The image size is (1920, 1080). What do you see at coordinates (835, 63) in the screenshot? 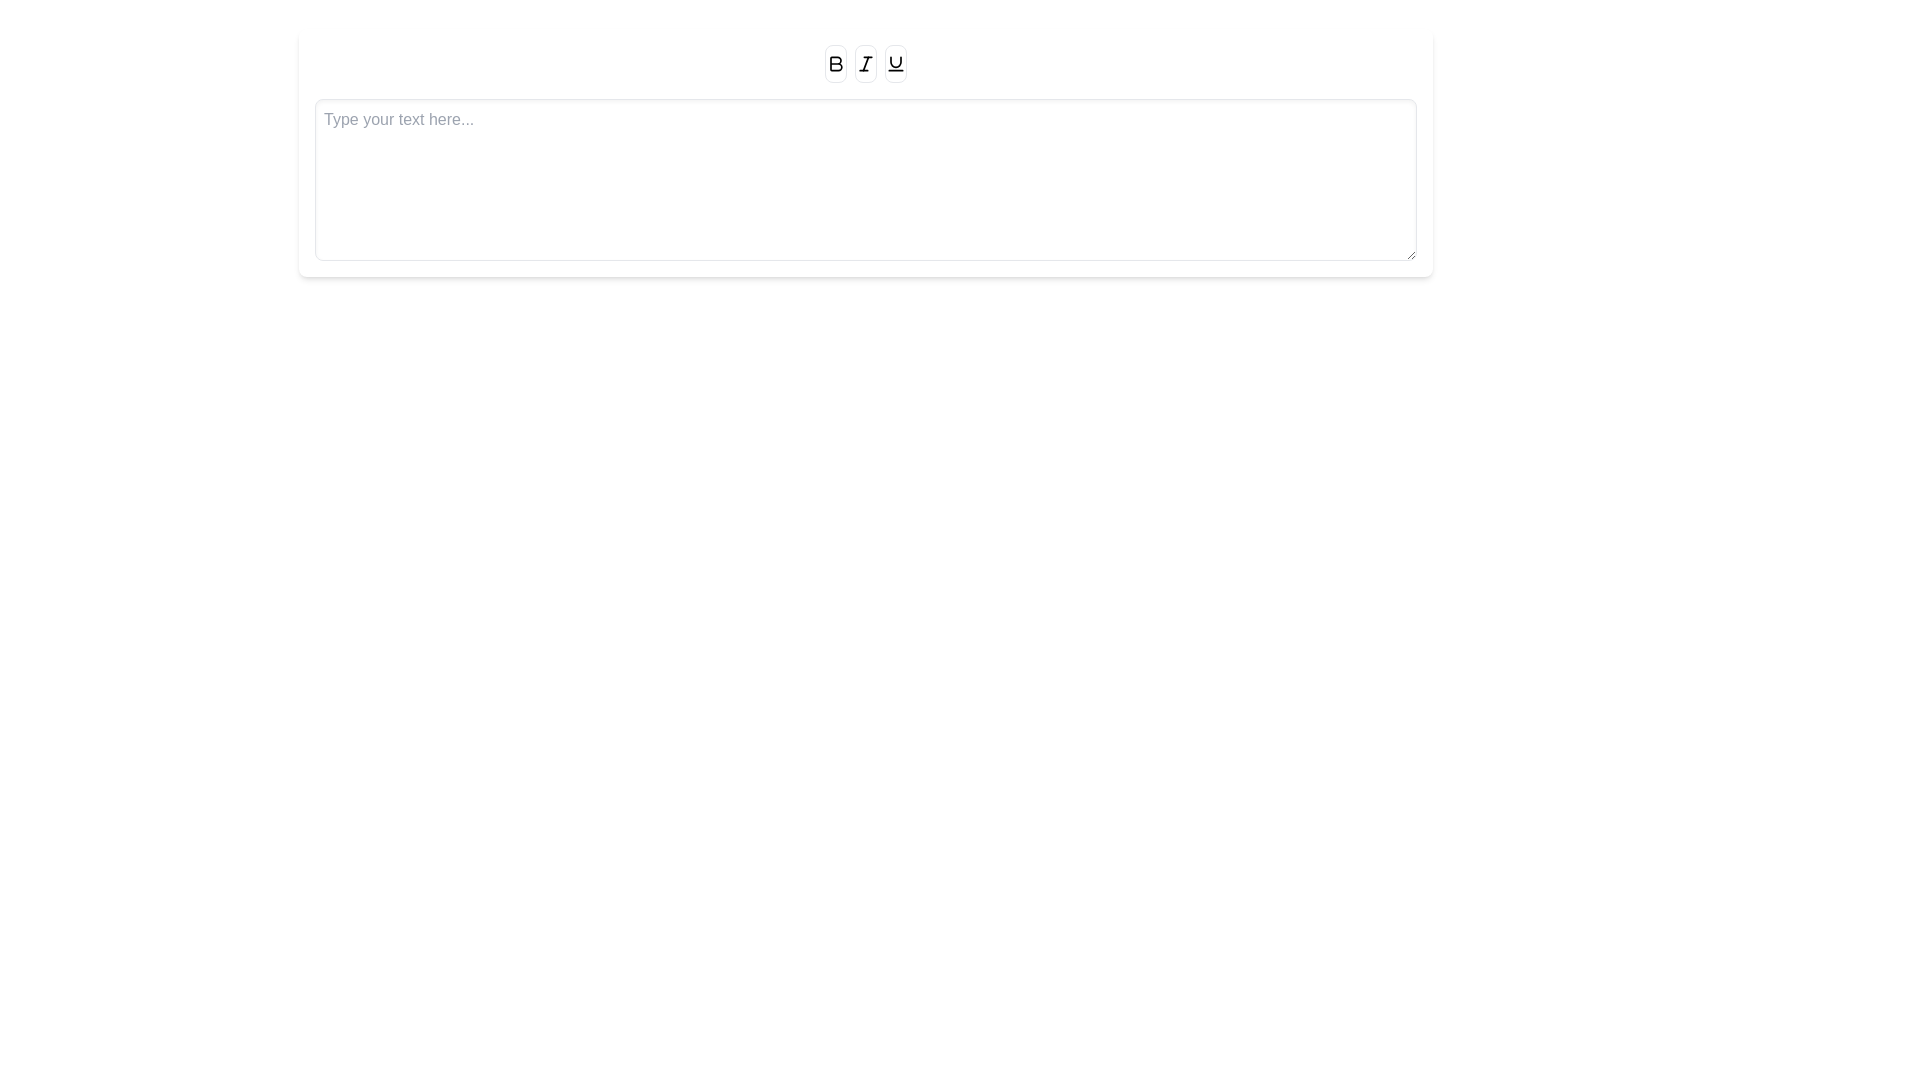
I see `the 'Bold' button, which is a rounded rectangle with a 'B' icon` at bounding box center [835, 63].